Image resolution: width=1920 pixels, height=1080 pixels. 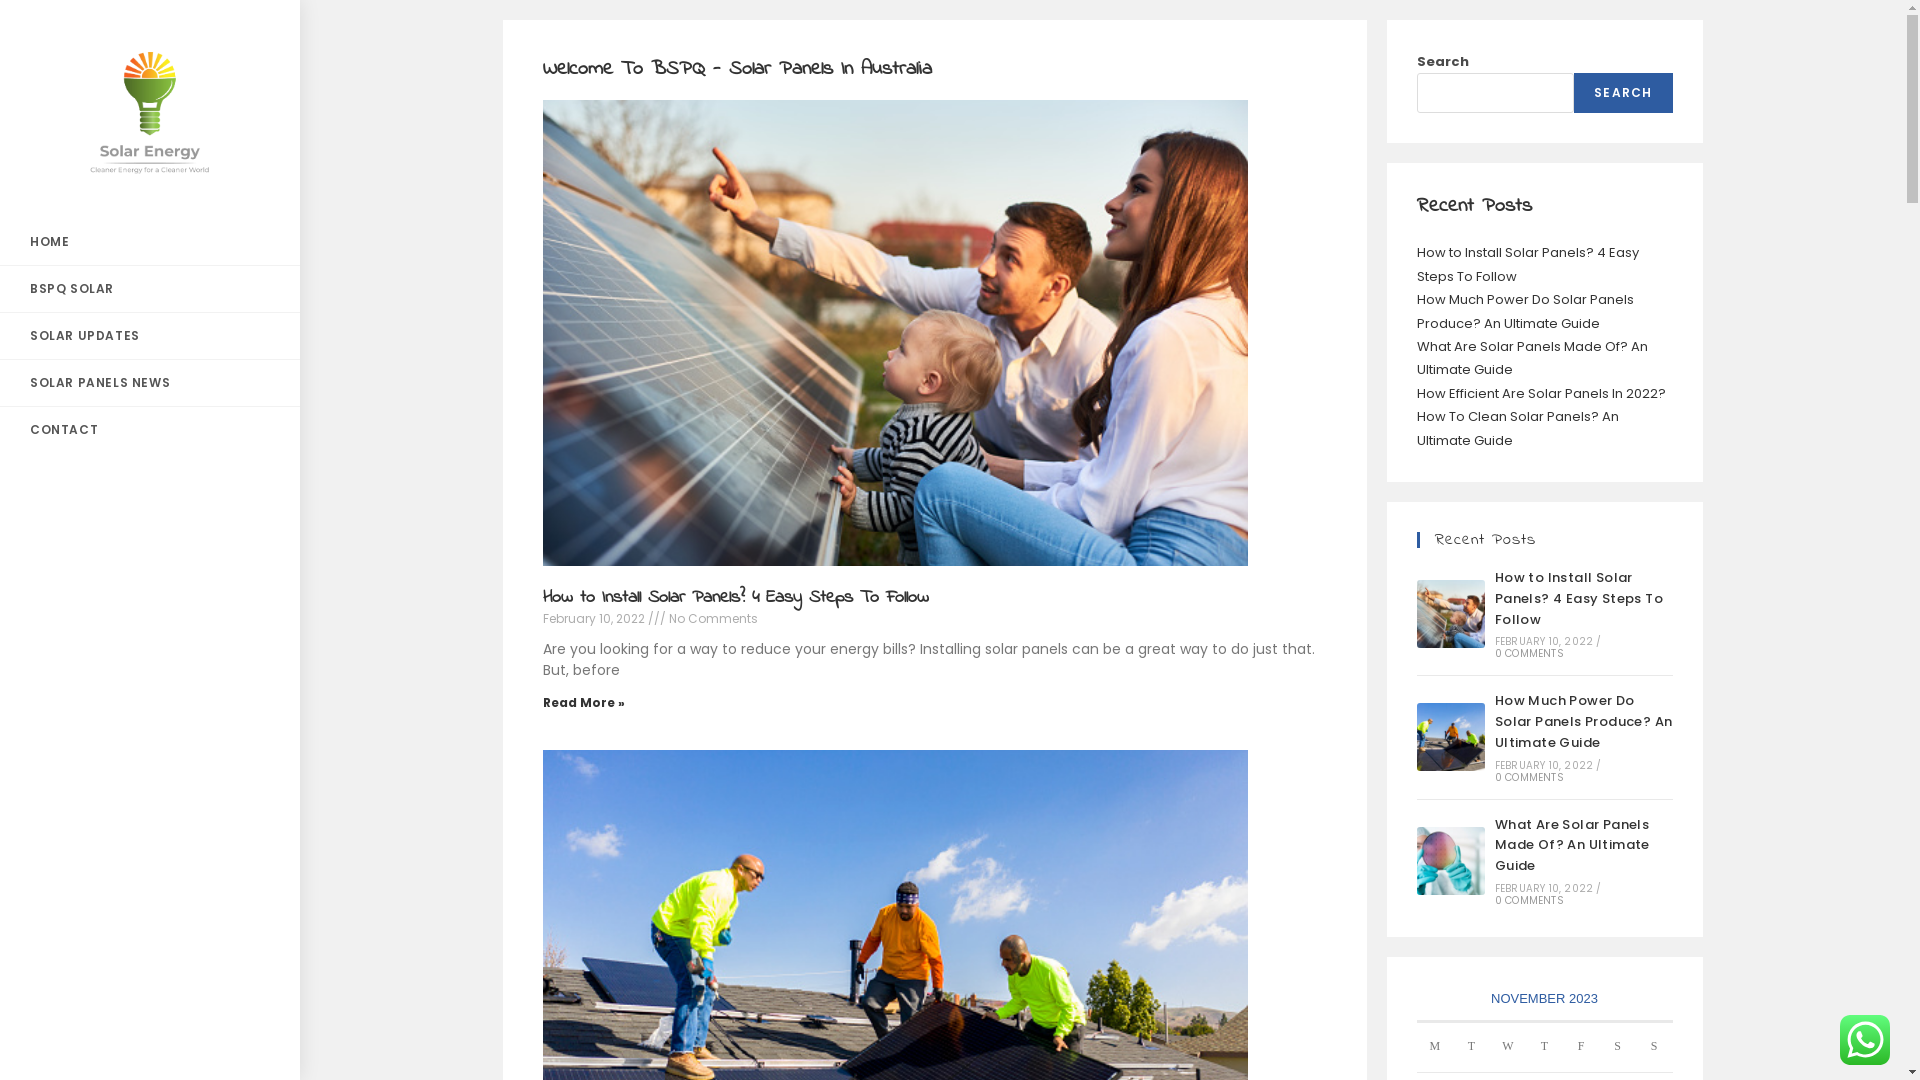 What do you see at coordinates (148, 382) in the screenshot?
I see `'SOLAR PANELS NEWS'` at bounding box center [148, 382].